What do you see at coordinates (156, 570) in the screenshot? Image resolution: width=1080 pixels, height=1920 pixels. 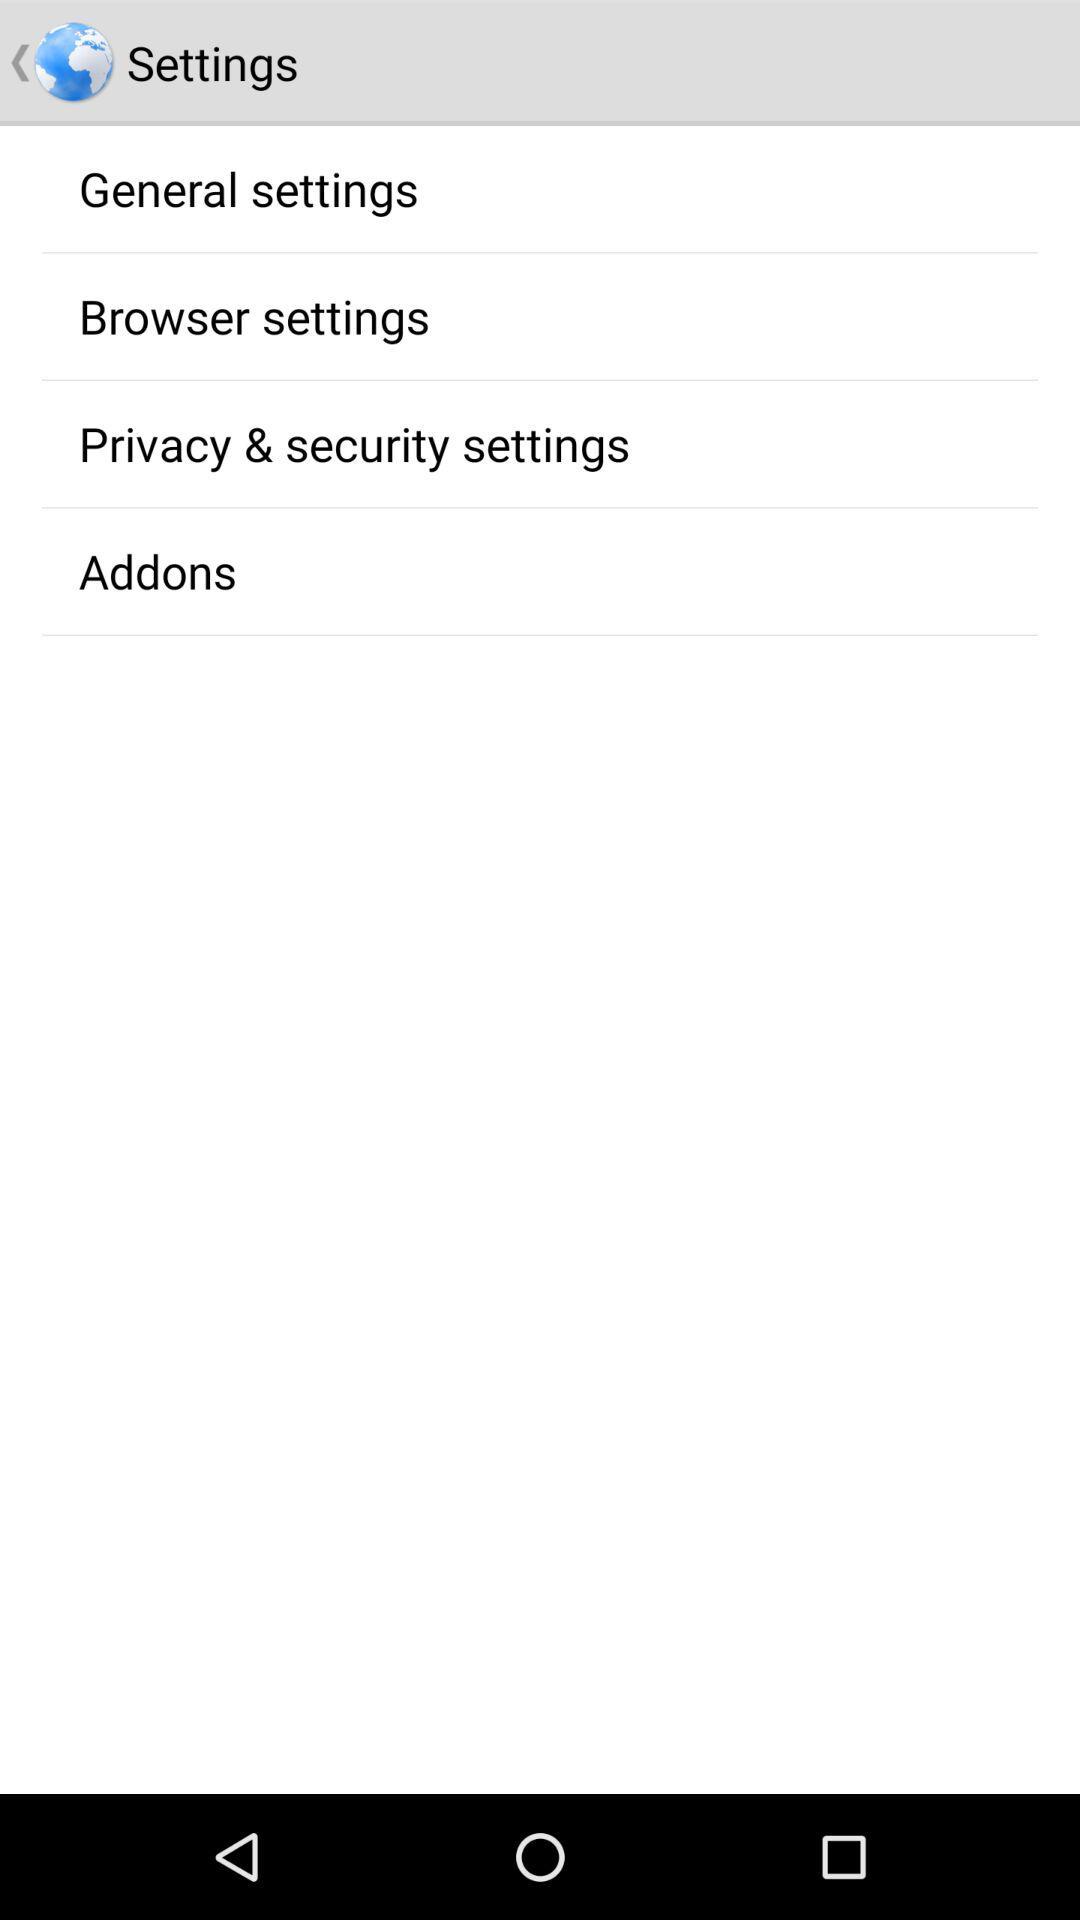 I see `the addons item` at bounding box center [156, 570].